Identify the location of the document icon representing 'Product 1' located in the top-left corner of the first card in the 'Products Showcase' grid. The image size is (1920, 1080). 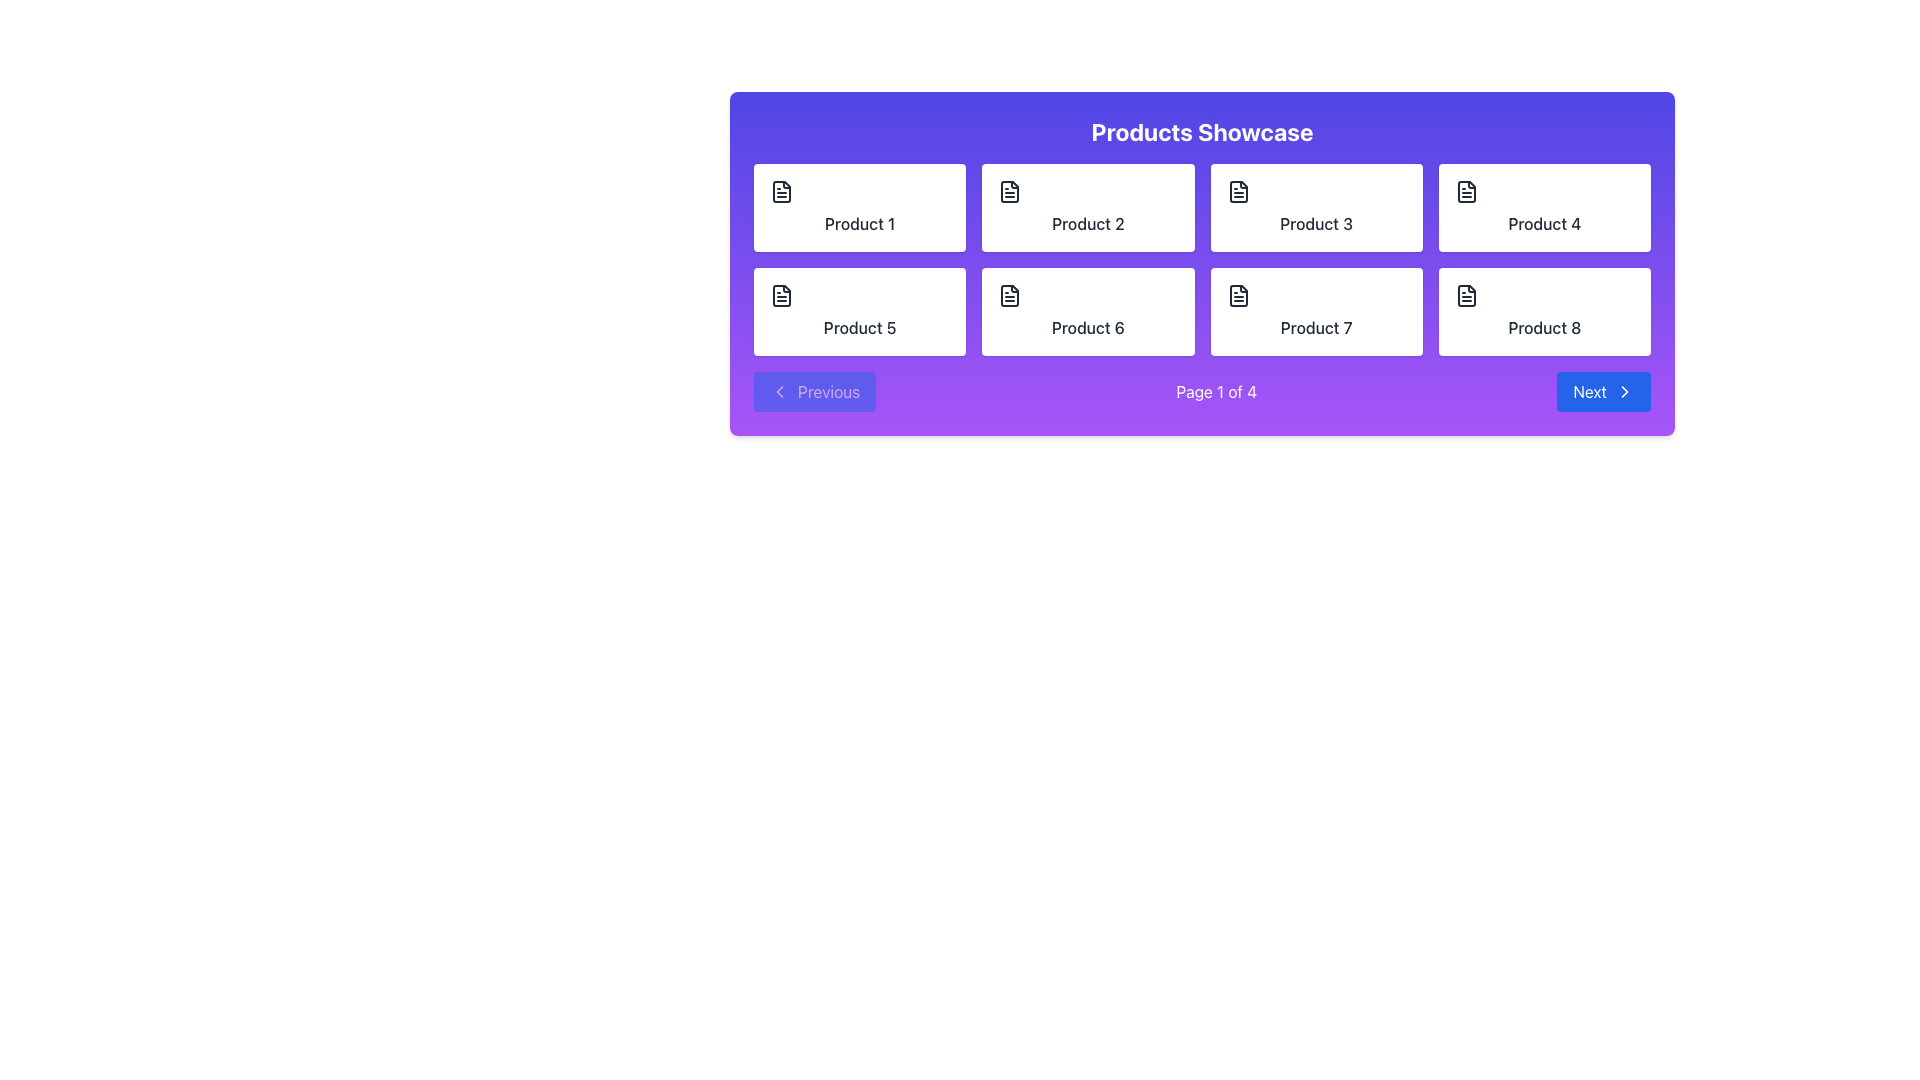
(781, 192).